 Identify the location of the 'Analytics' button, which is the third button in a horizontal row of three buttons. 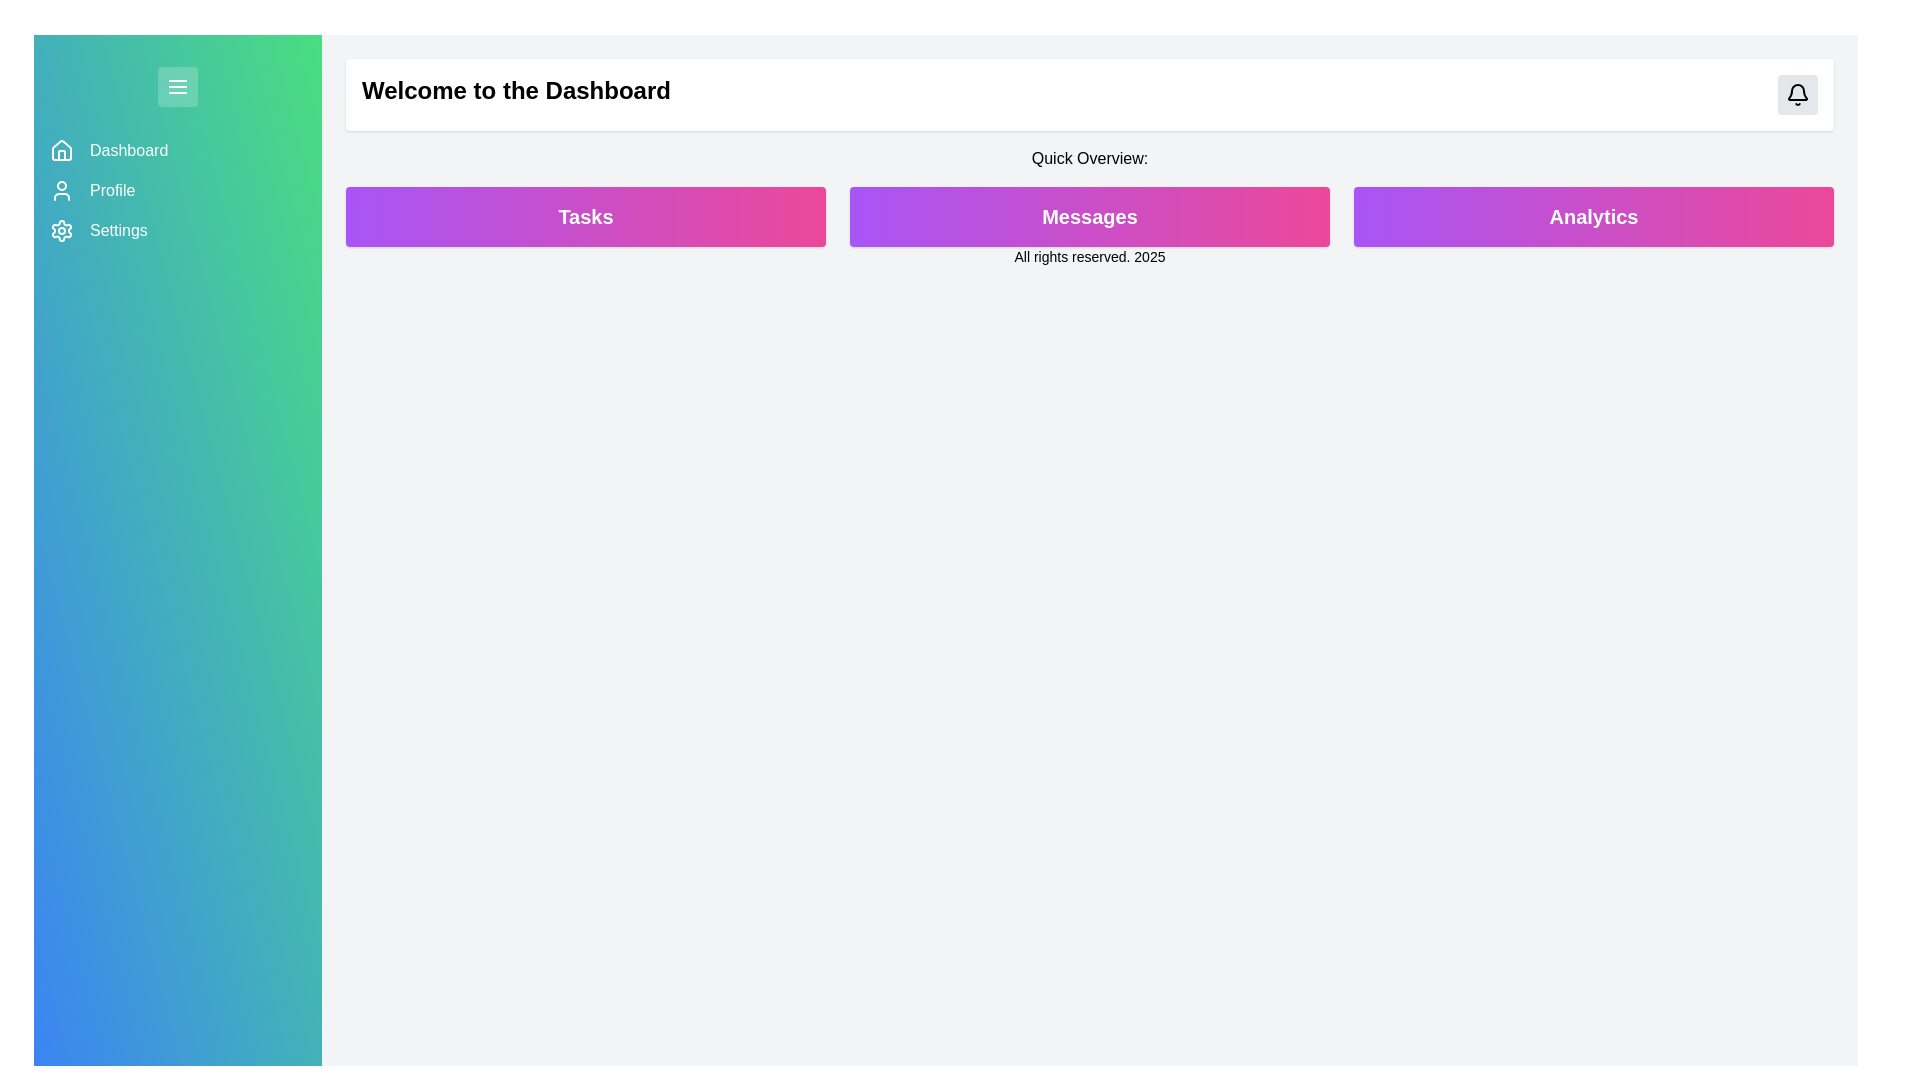
(1592, 216).